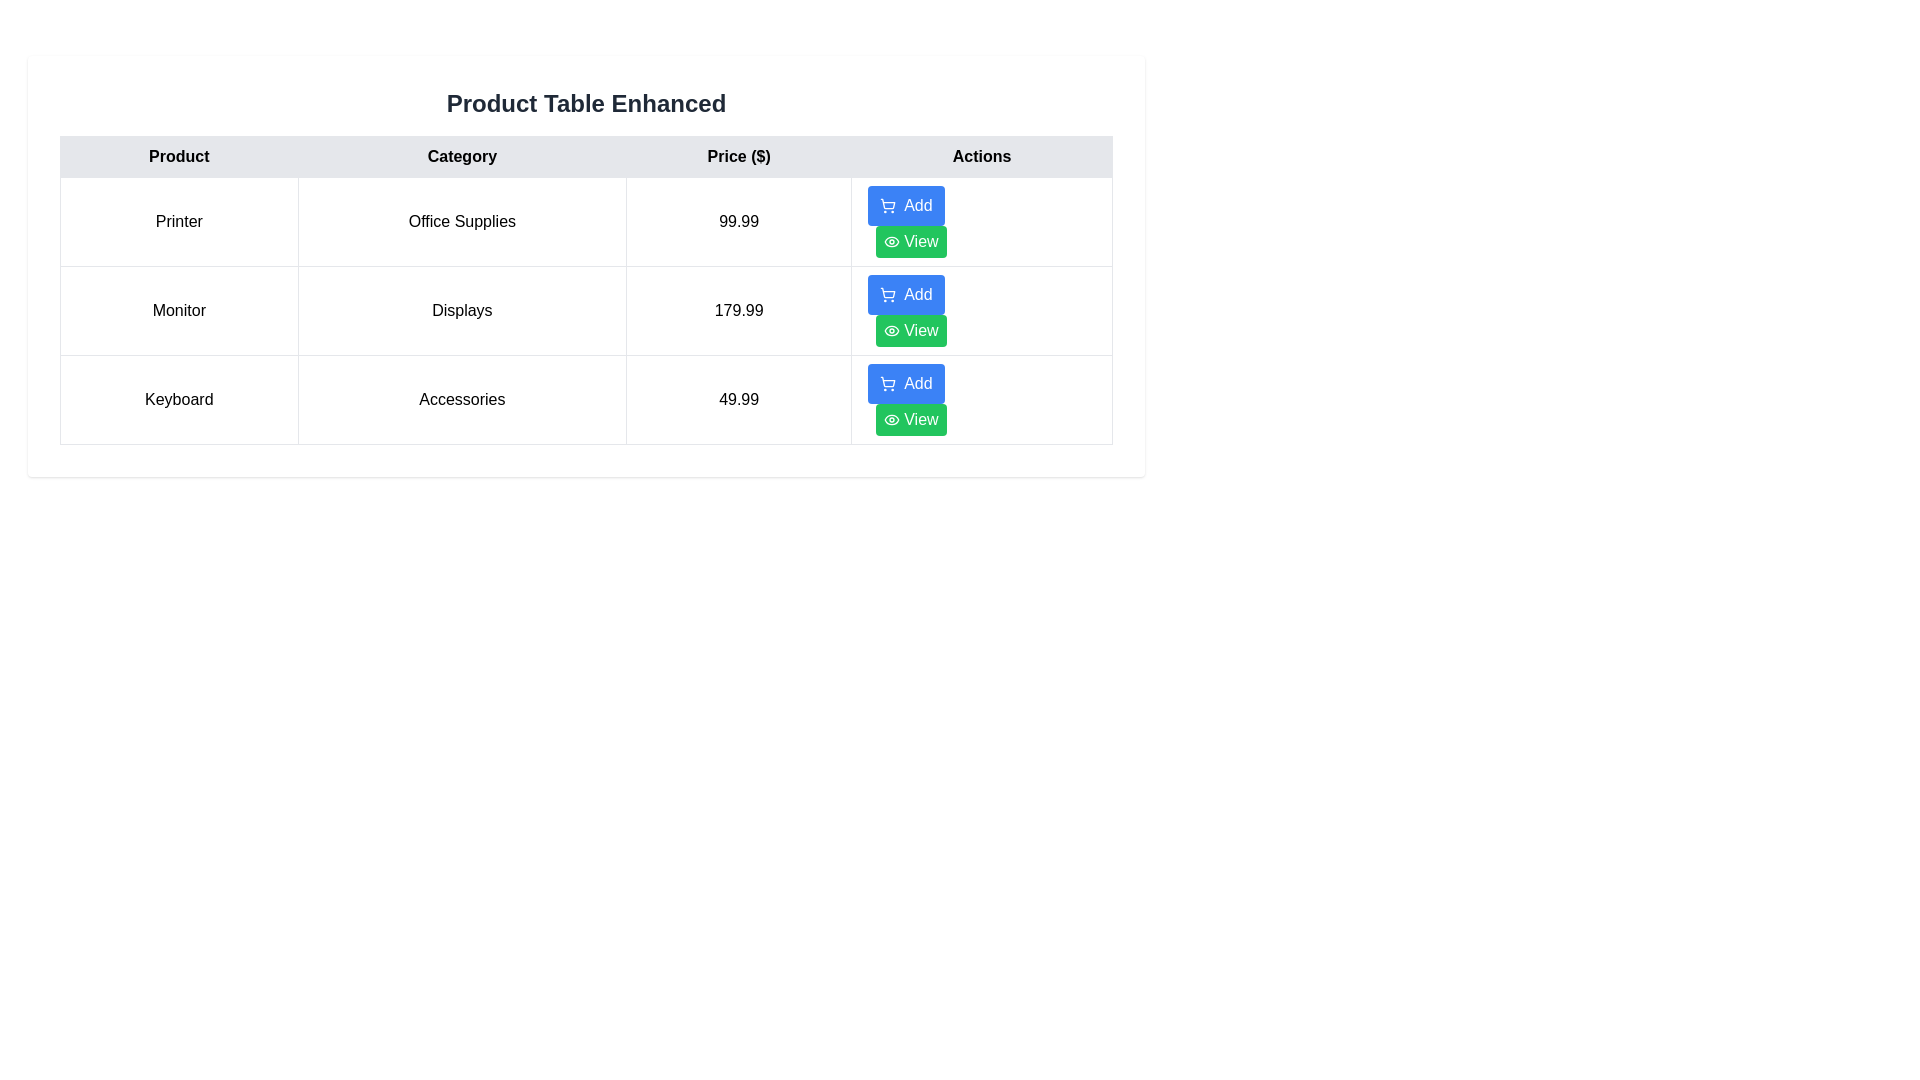 Image resolution: width=1920 pixels, height=1080 pixels. Describe the element at coordinates (461, 311) in the screenshot. I see `the Text label in the second column of the second row of the table, which serves as a category label for the product, positioned under the 'Category' header` at that location.